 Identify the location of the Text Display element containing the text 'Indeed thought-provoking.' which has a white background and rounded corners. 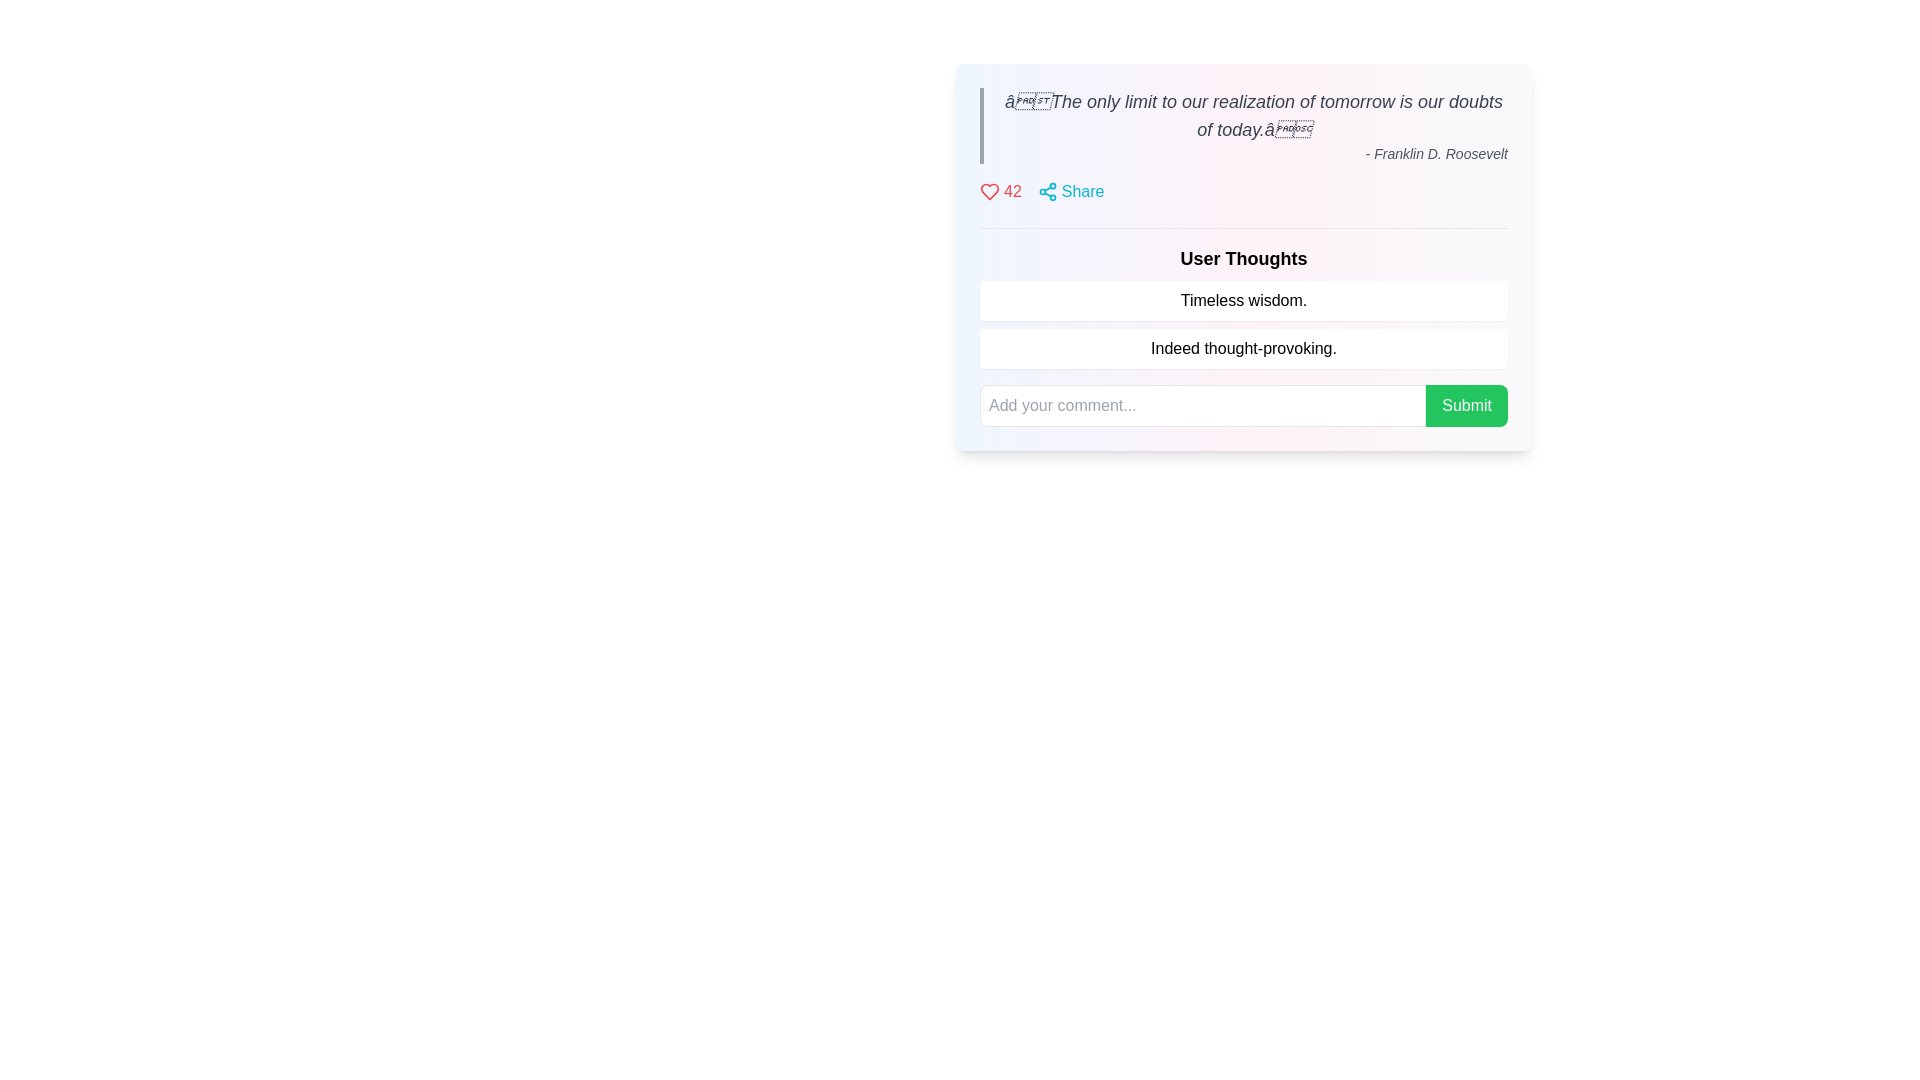
(1242, 347).